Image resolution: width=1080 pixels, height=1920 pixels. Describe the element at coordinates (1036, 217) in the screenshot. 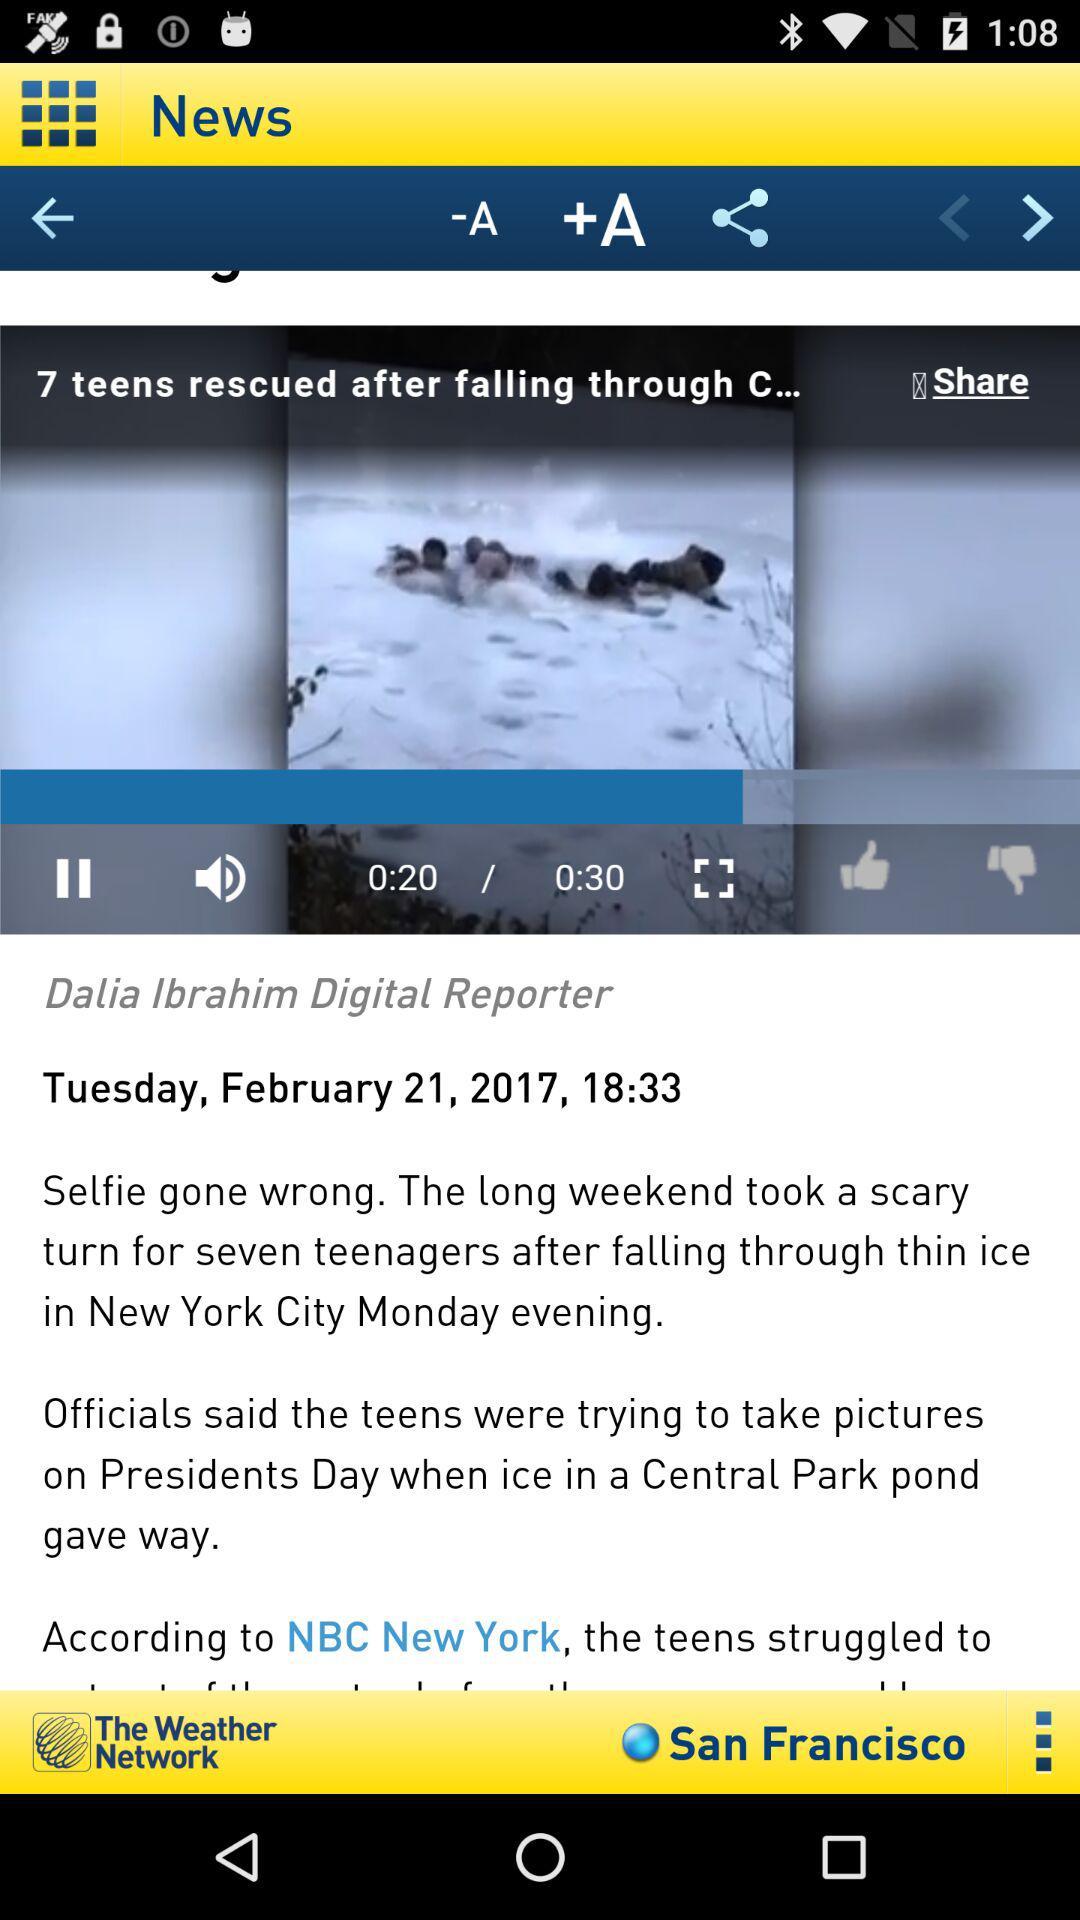

I see `previous` at that location.